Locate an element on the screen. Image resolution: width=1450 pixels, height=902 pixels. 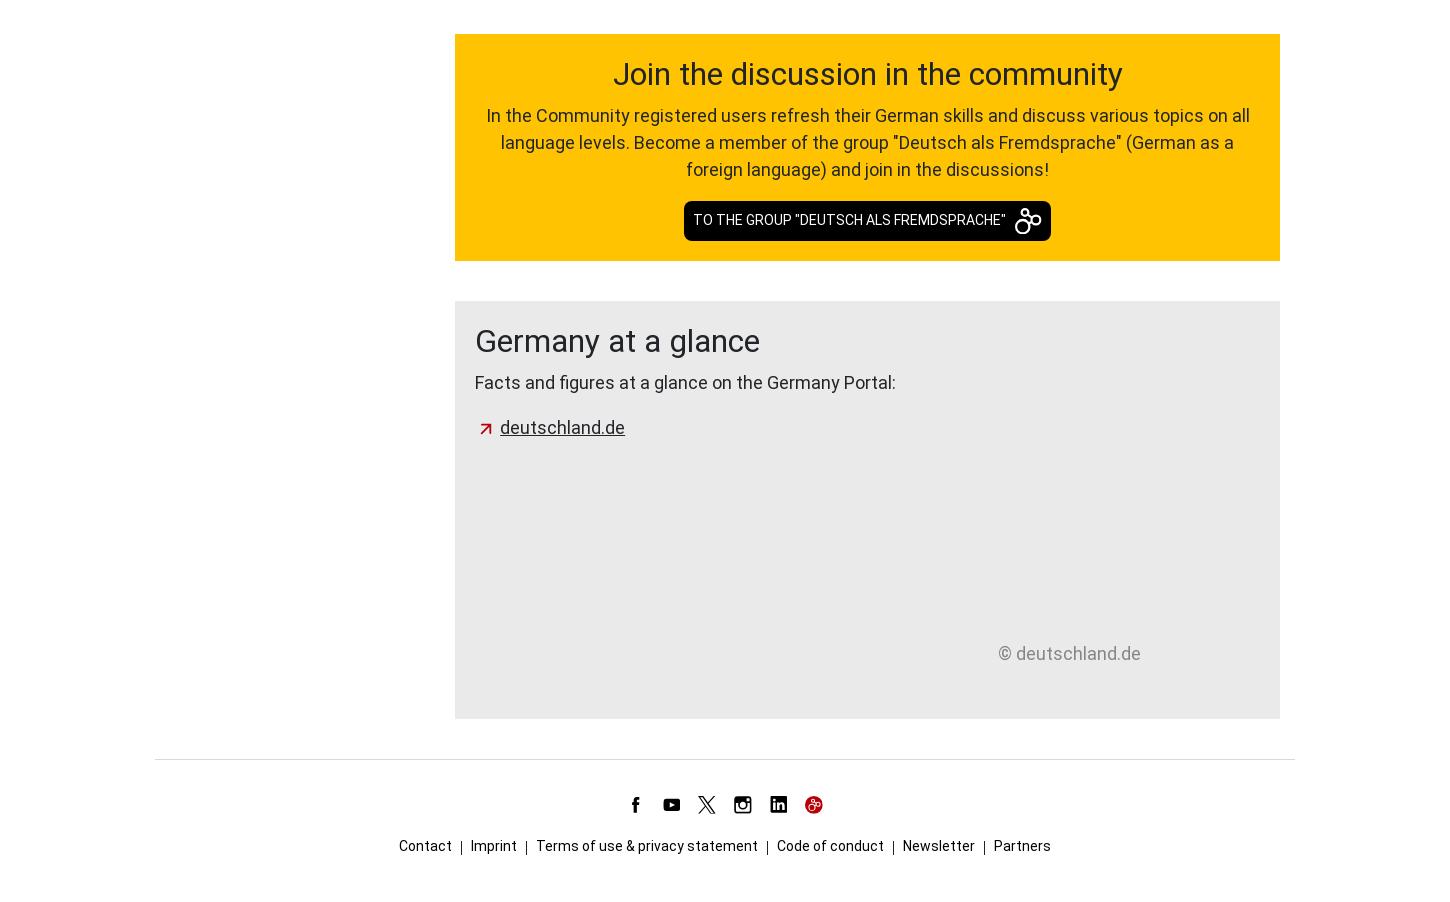
'Newsletter' is located at coordinates (938, 845).